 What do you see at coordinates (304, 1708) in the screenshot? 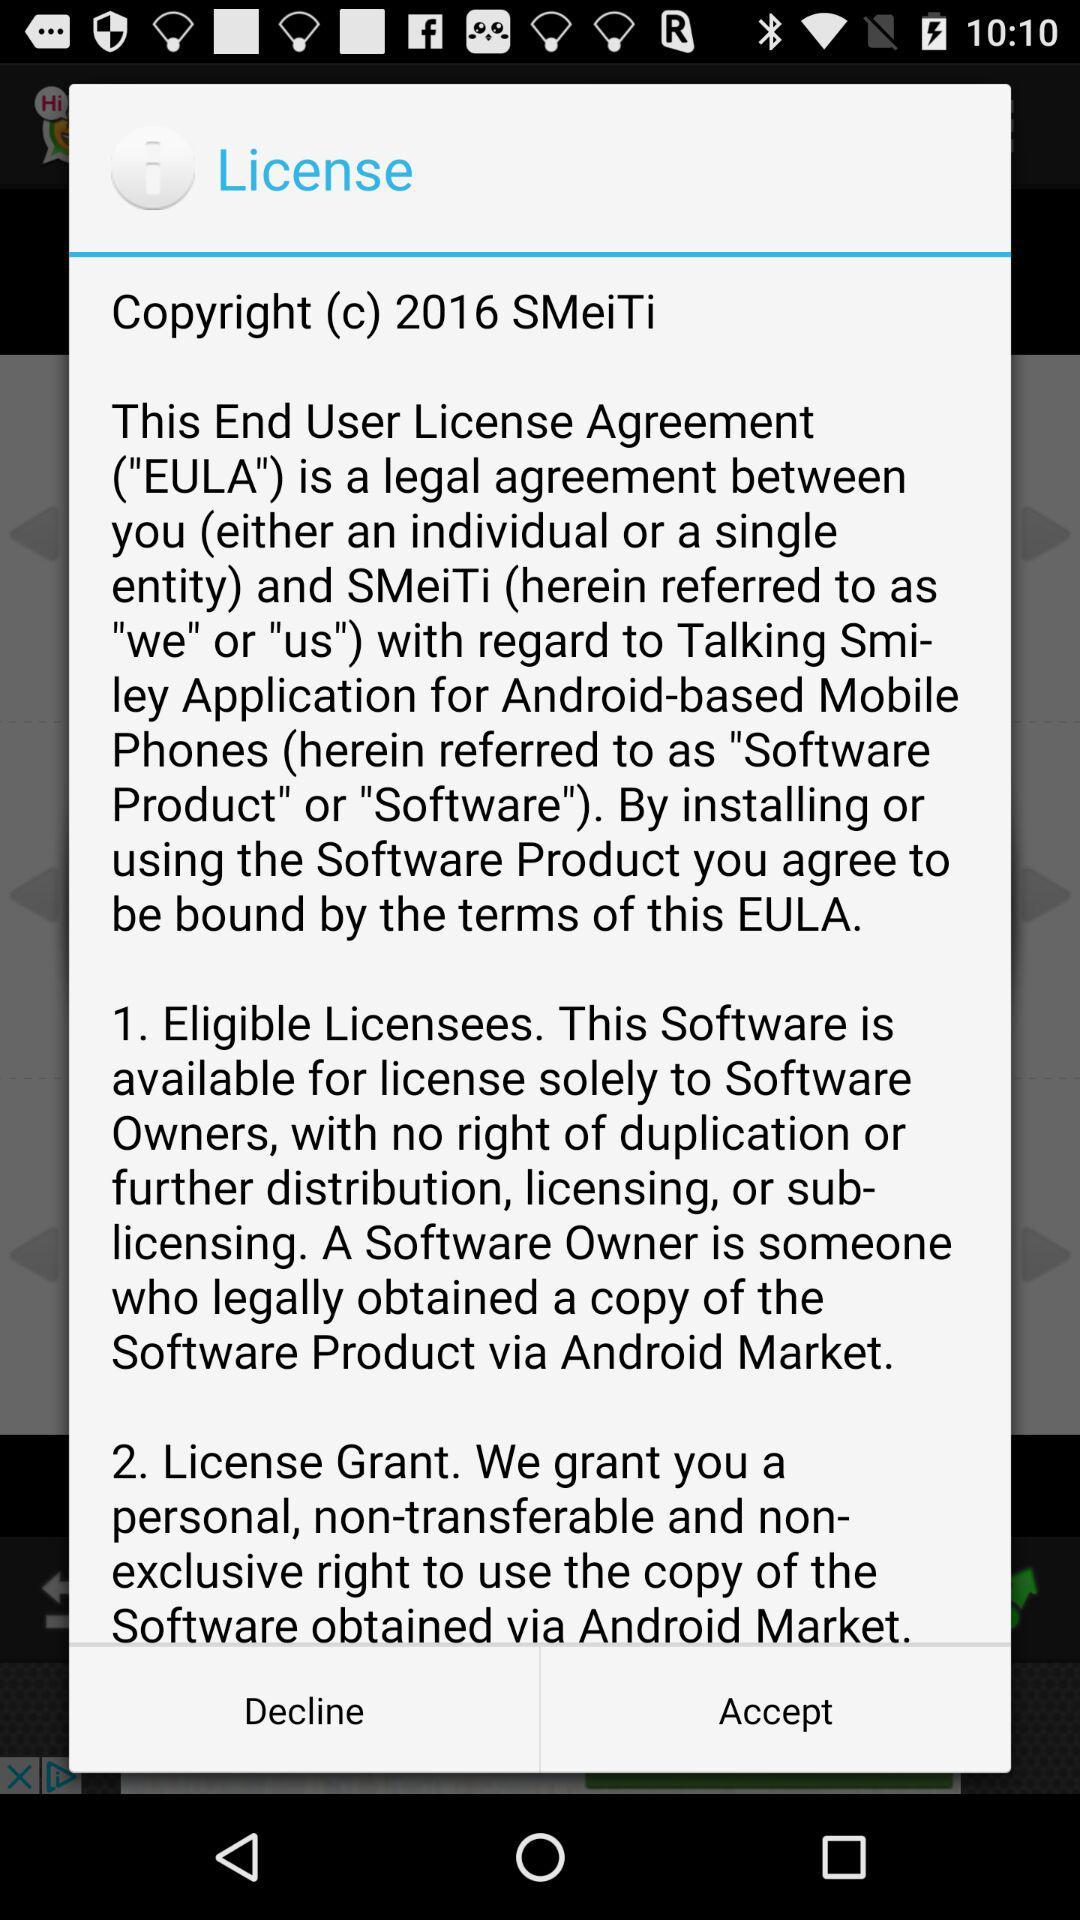
I see `the decline icon` at bounding box center [304, 1708].